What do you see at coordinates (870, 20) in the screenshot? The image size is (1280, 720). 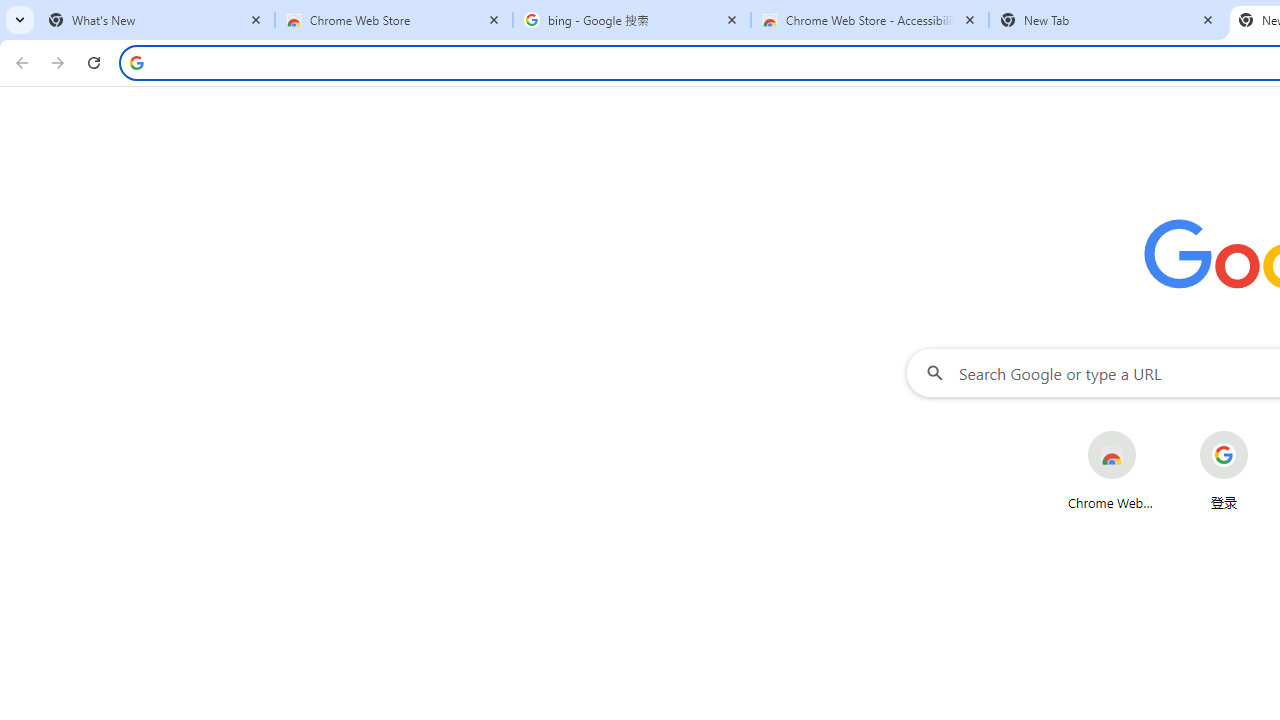 I see `'Chrome Web Store - Accessibility'` at bounding box center [870, 20].